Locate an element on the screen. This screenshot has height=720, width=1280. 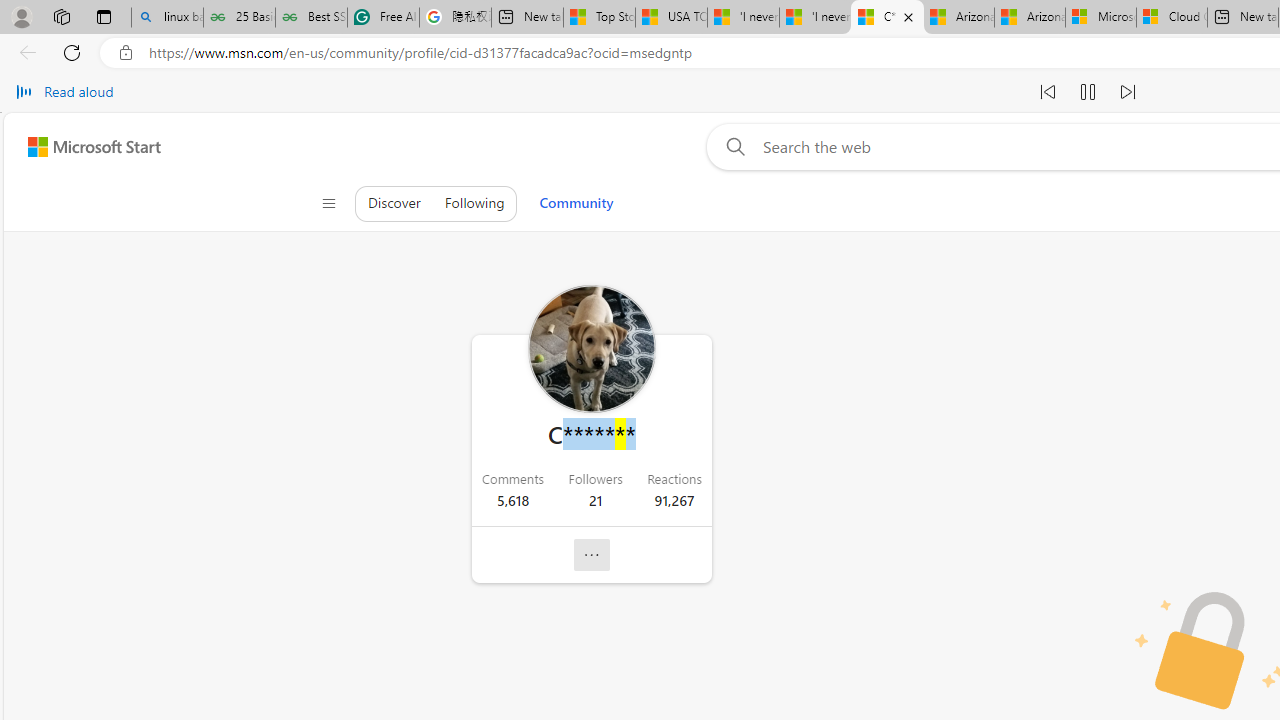
'Community' is located at coordinates (575, 203).